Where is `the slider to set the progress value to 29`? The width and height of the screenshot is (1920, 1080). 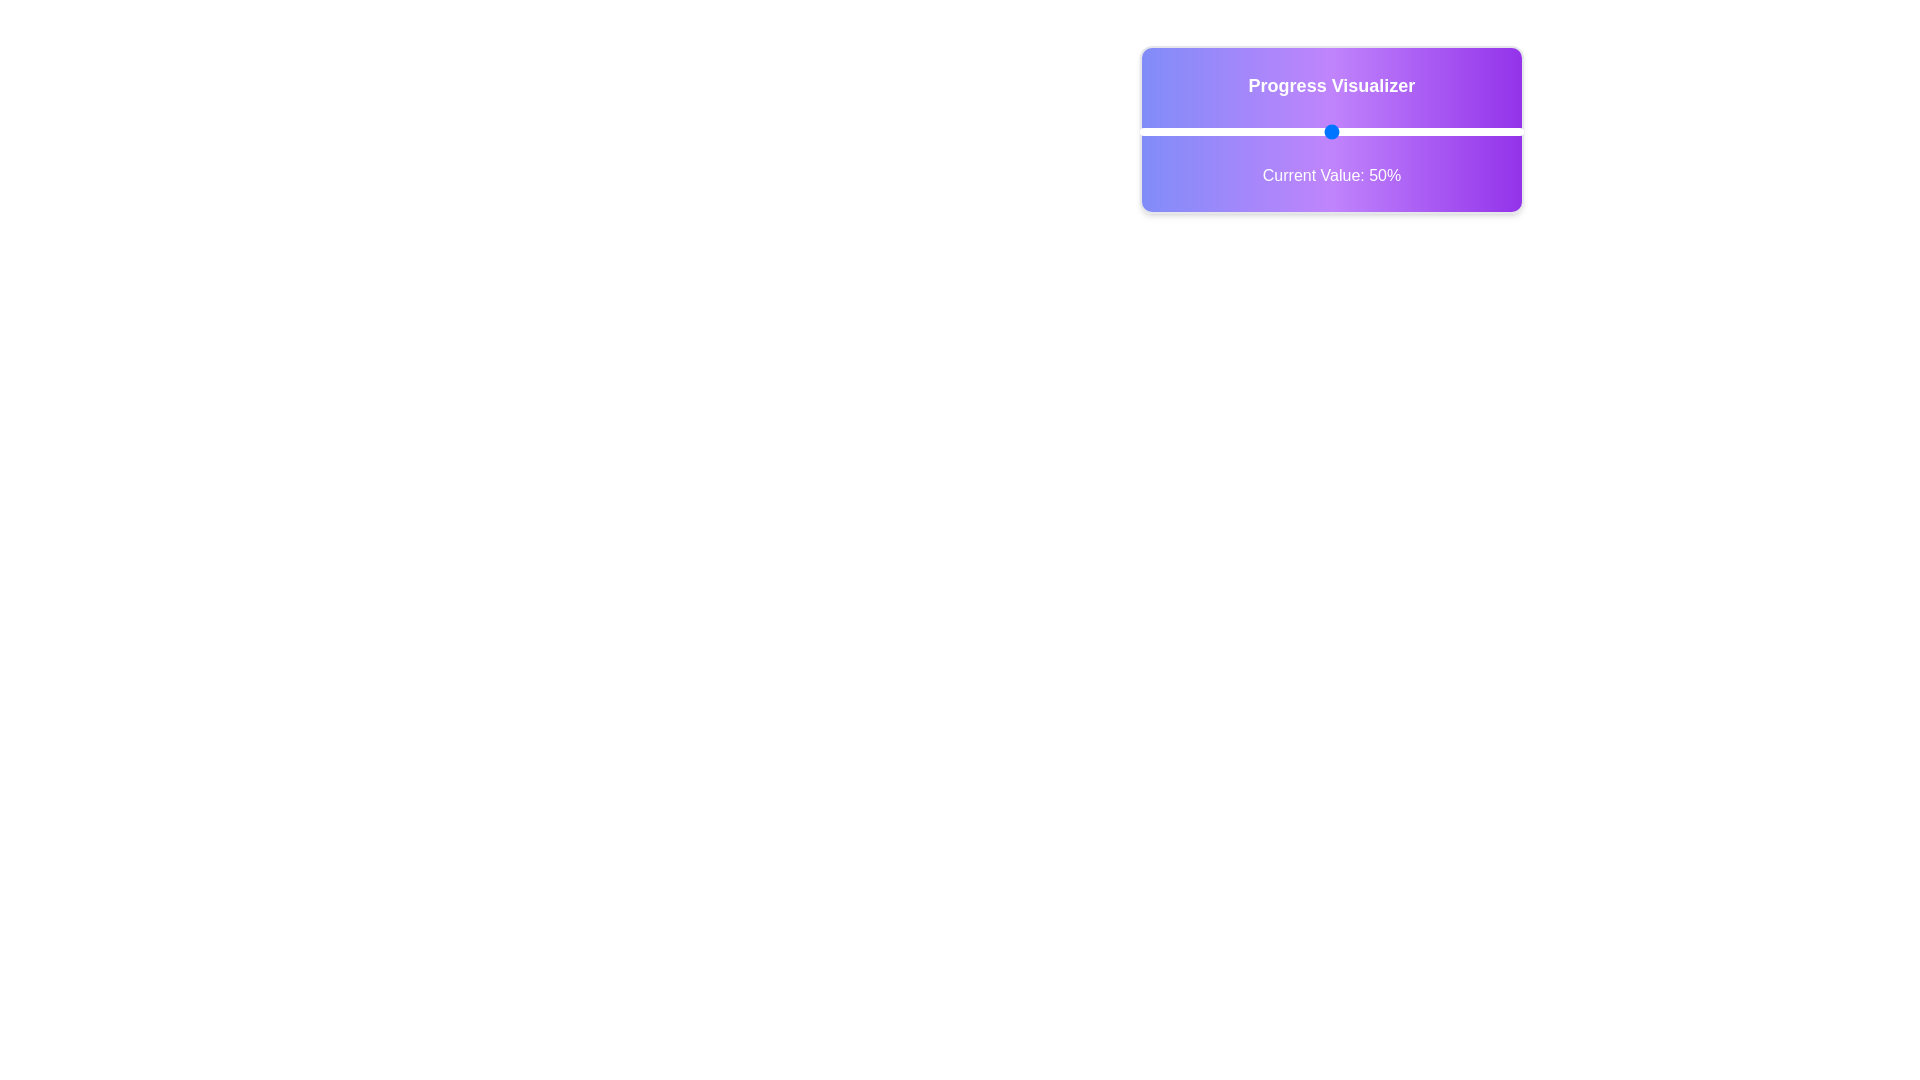 the slider to set the progress value to 29 is located at coordinates (1250, 131).